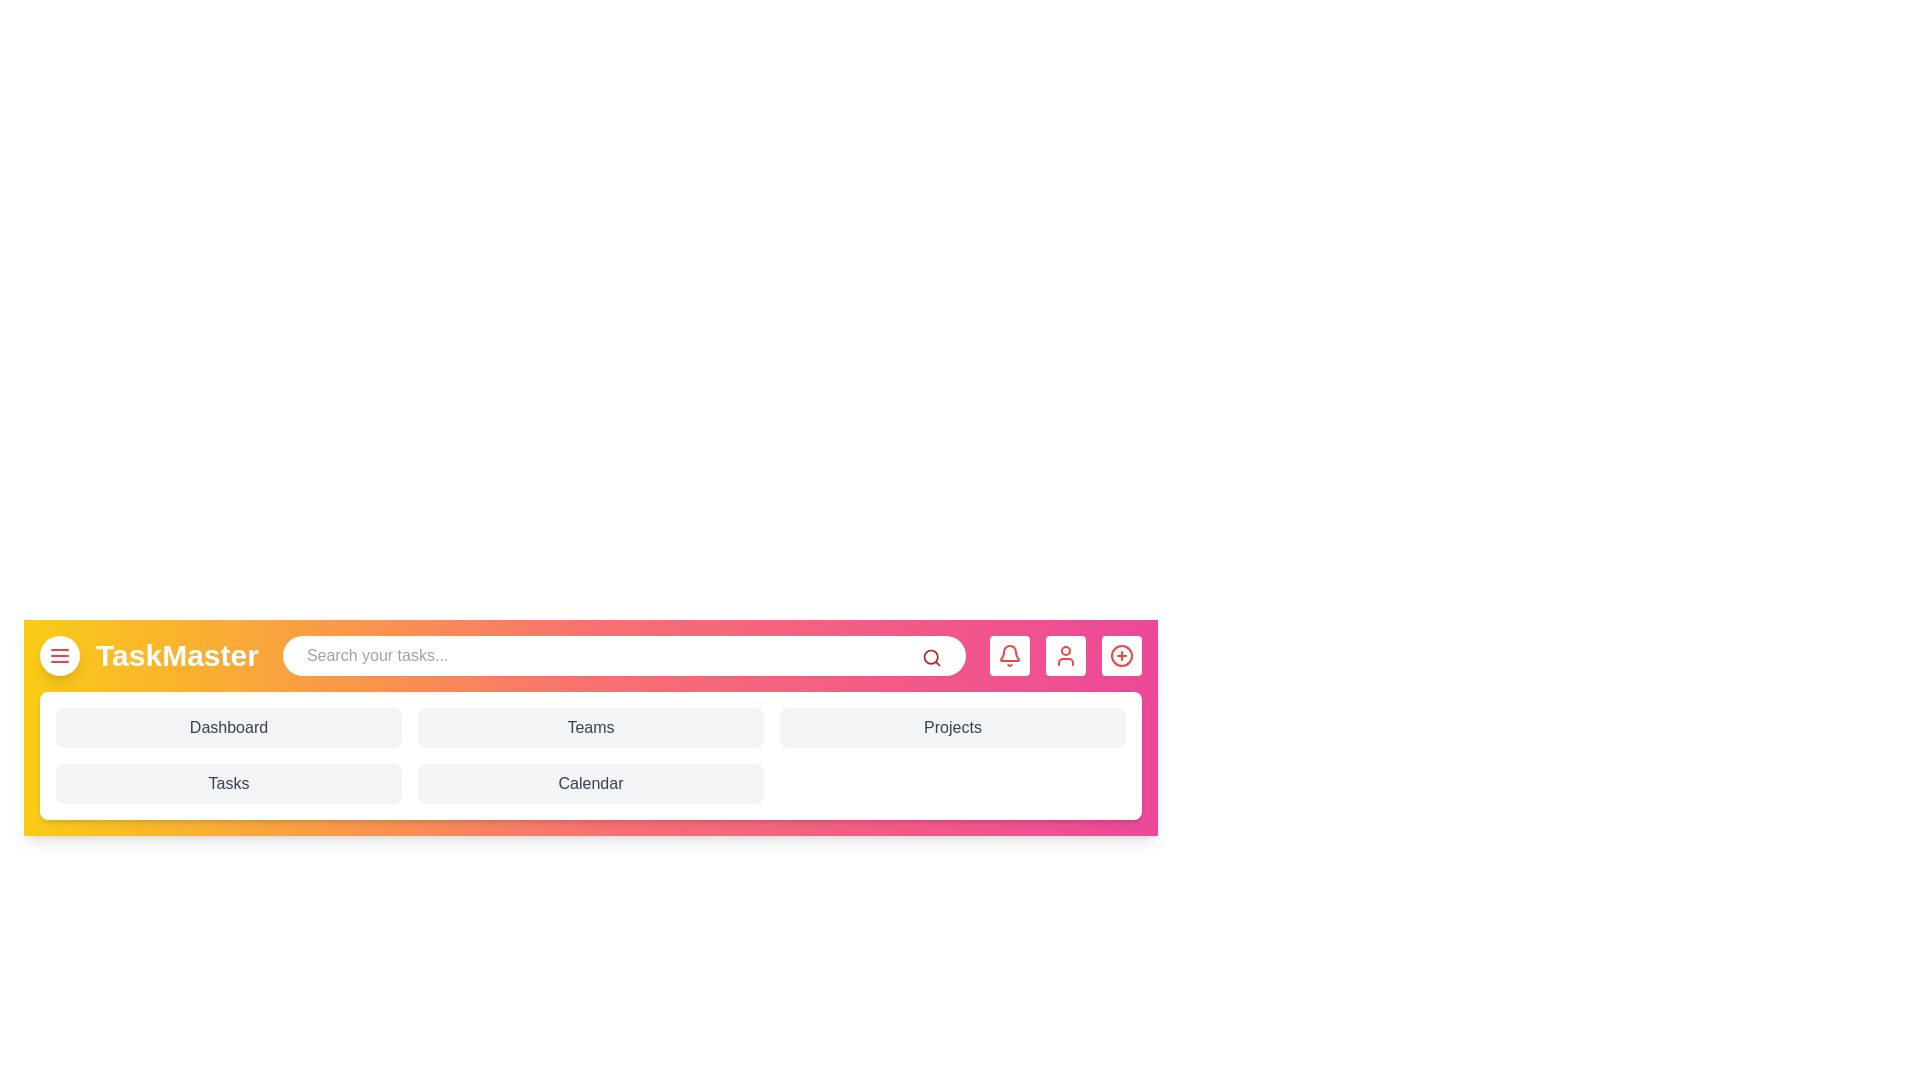 This screenshot has width=1920, height=1080. Describe the element at coordinates (229, 782) in the screenshot. I see `the 'Tasks' button to navigate to the Tasks section` at that location.